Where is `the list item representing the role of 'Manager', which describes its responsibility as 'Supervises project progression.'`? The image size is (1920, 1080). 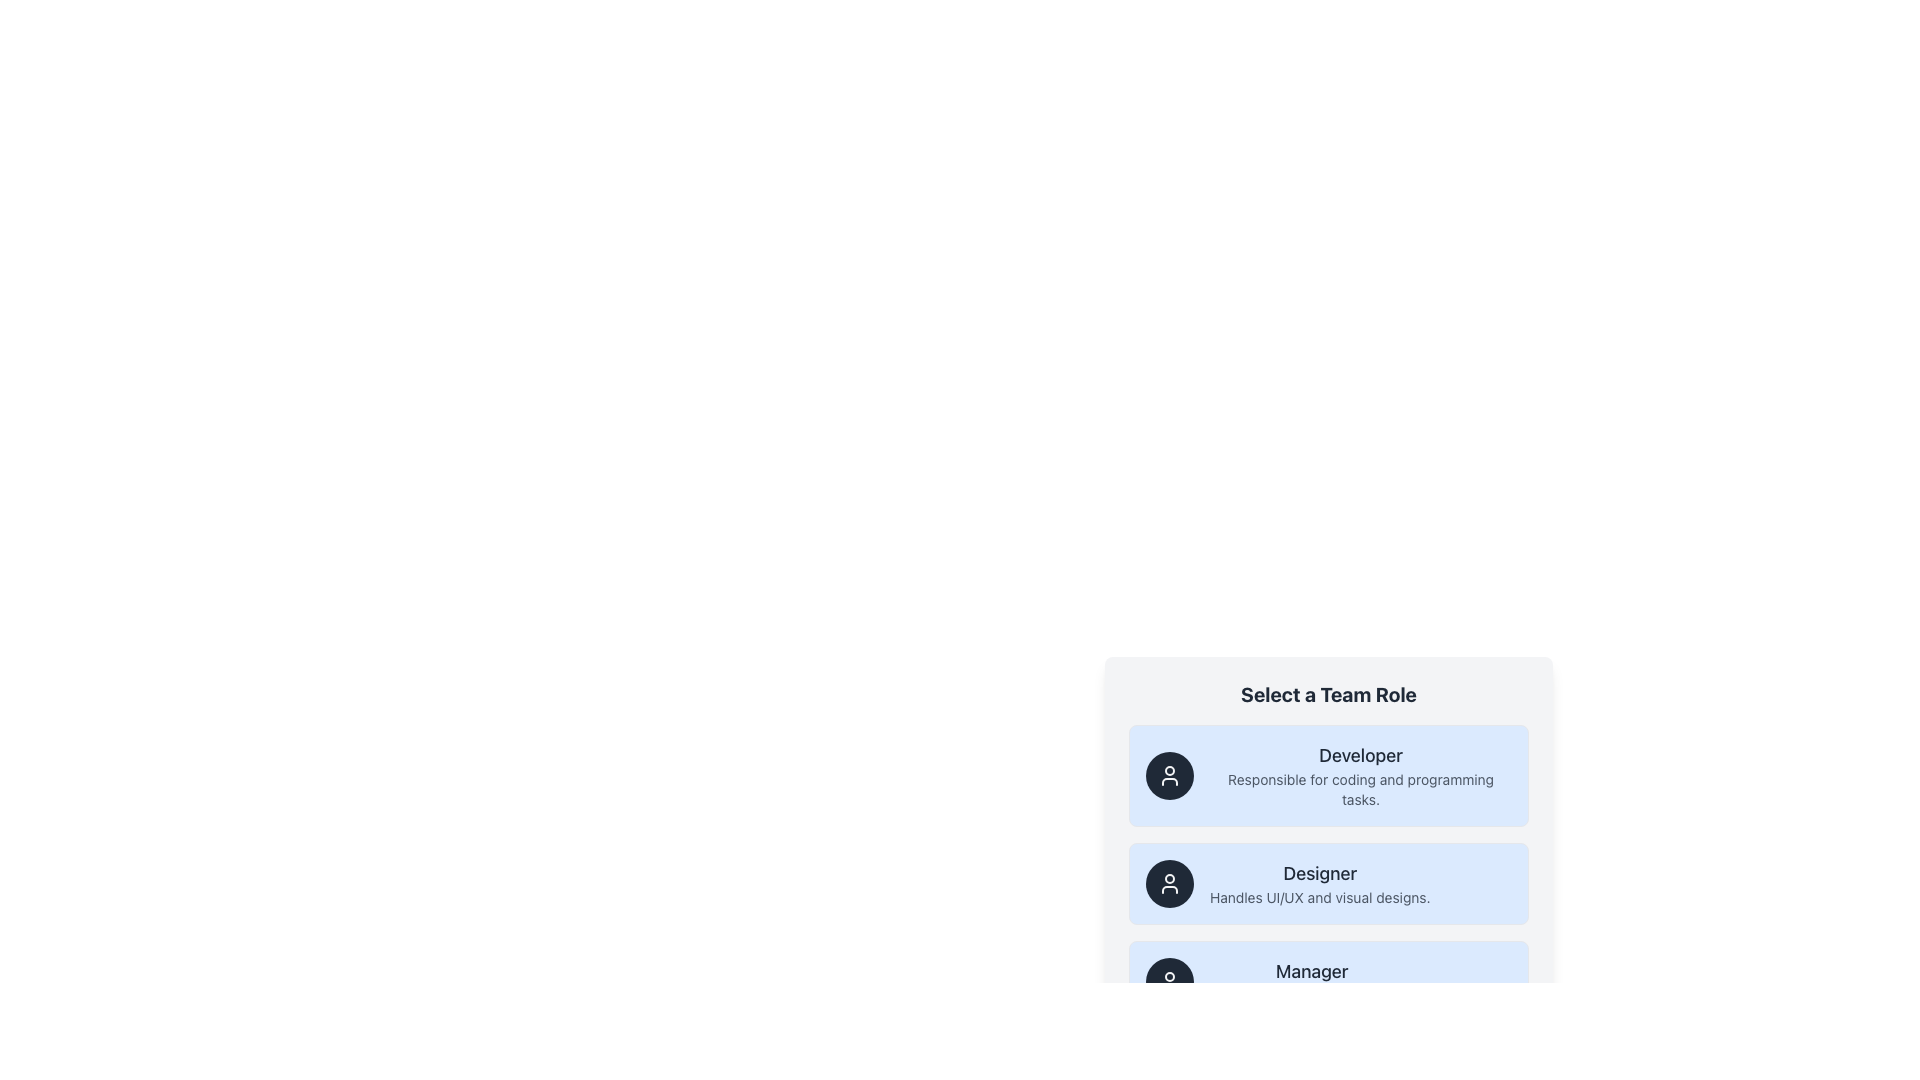
the list item representing the role of 'Manager', which describes its responsibility as 'Supervises project progression.' is located at coordinates (1312, 981).